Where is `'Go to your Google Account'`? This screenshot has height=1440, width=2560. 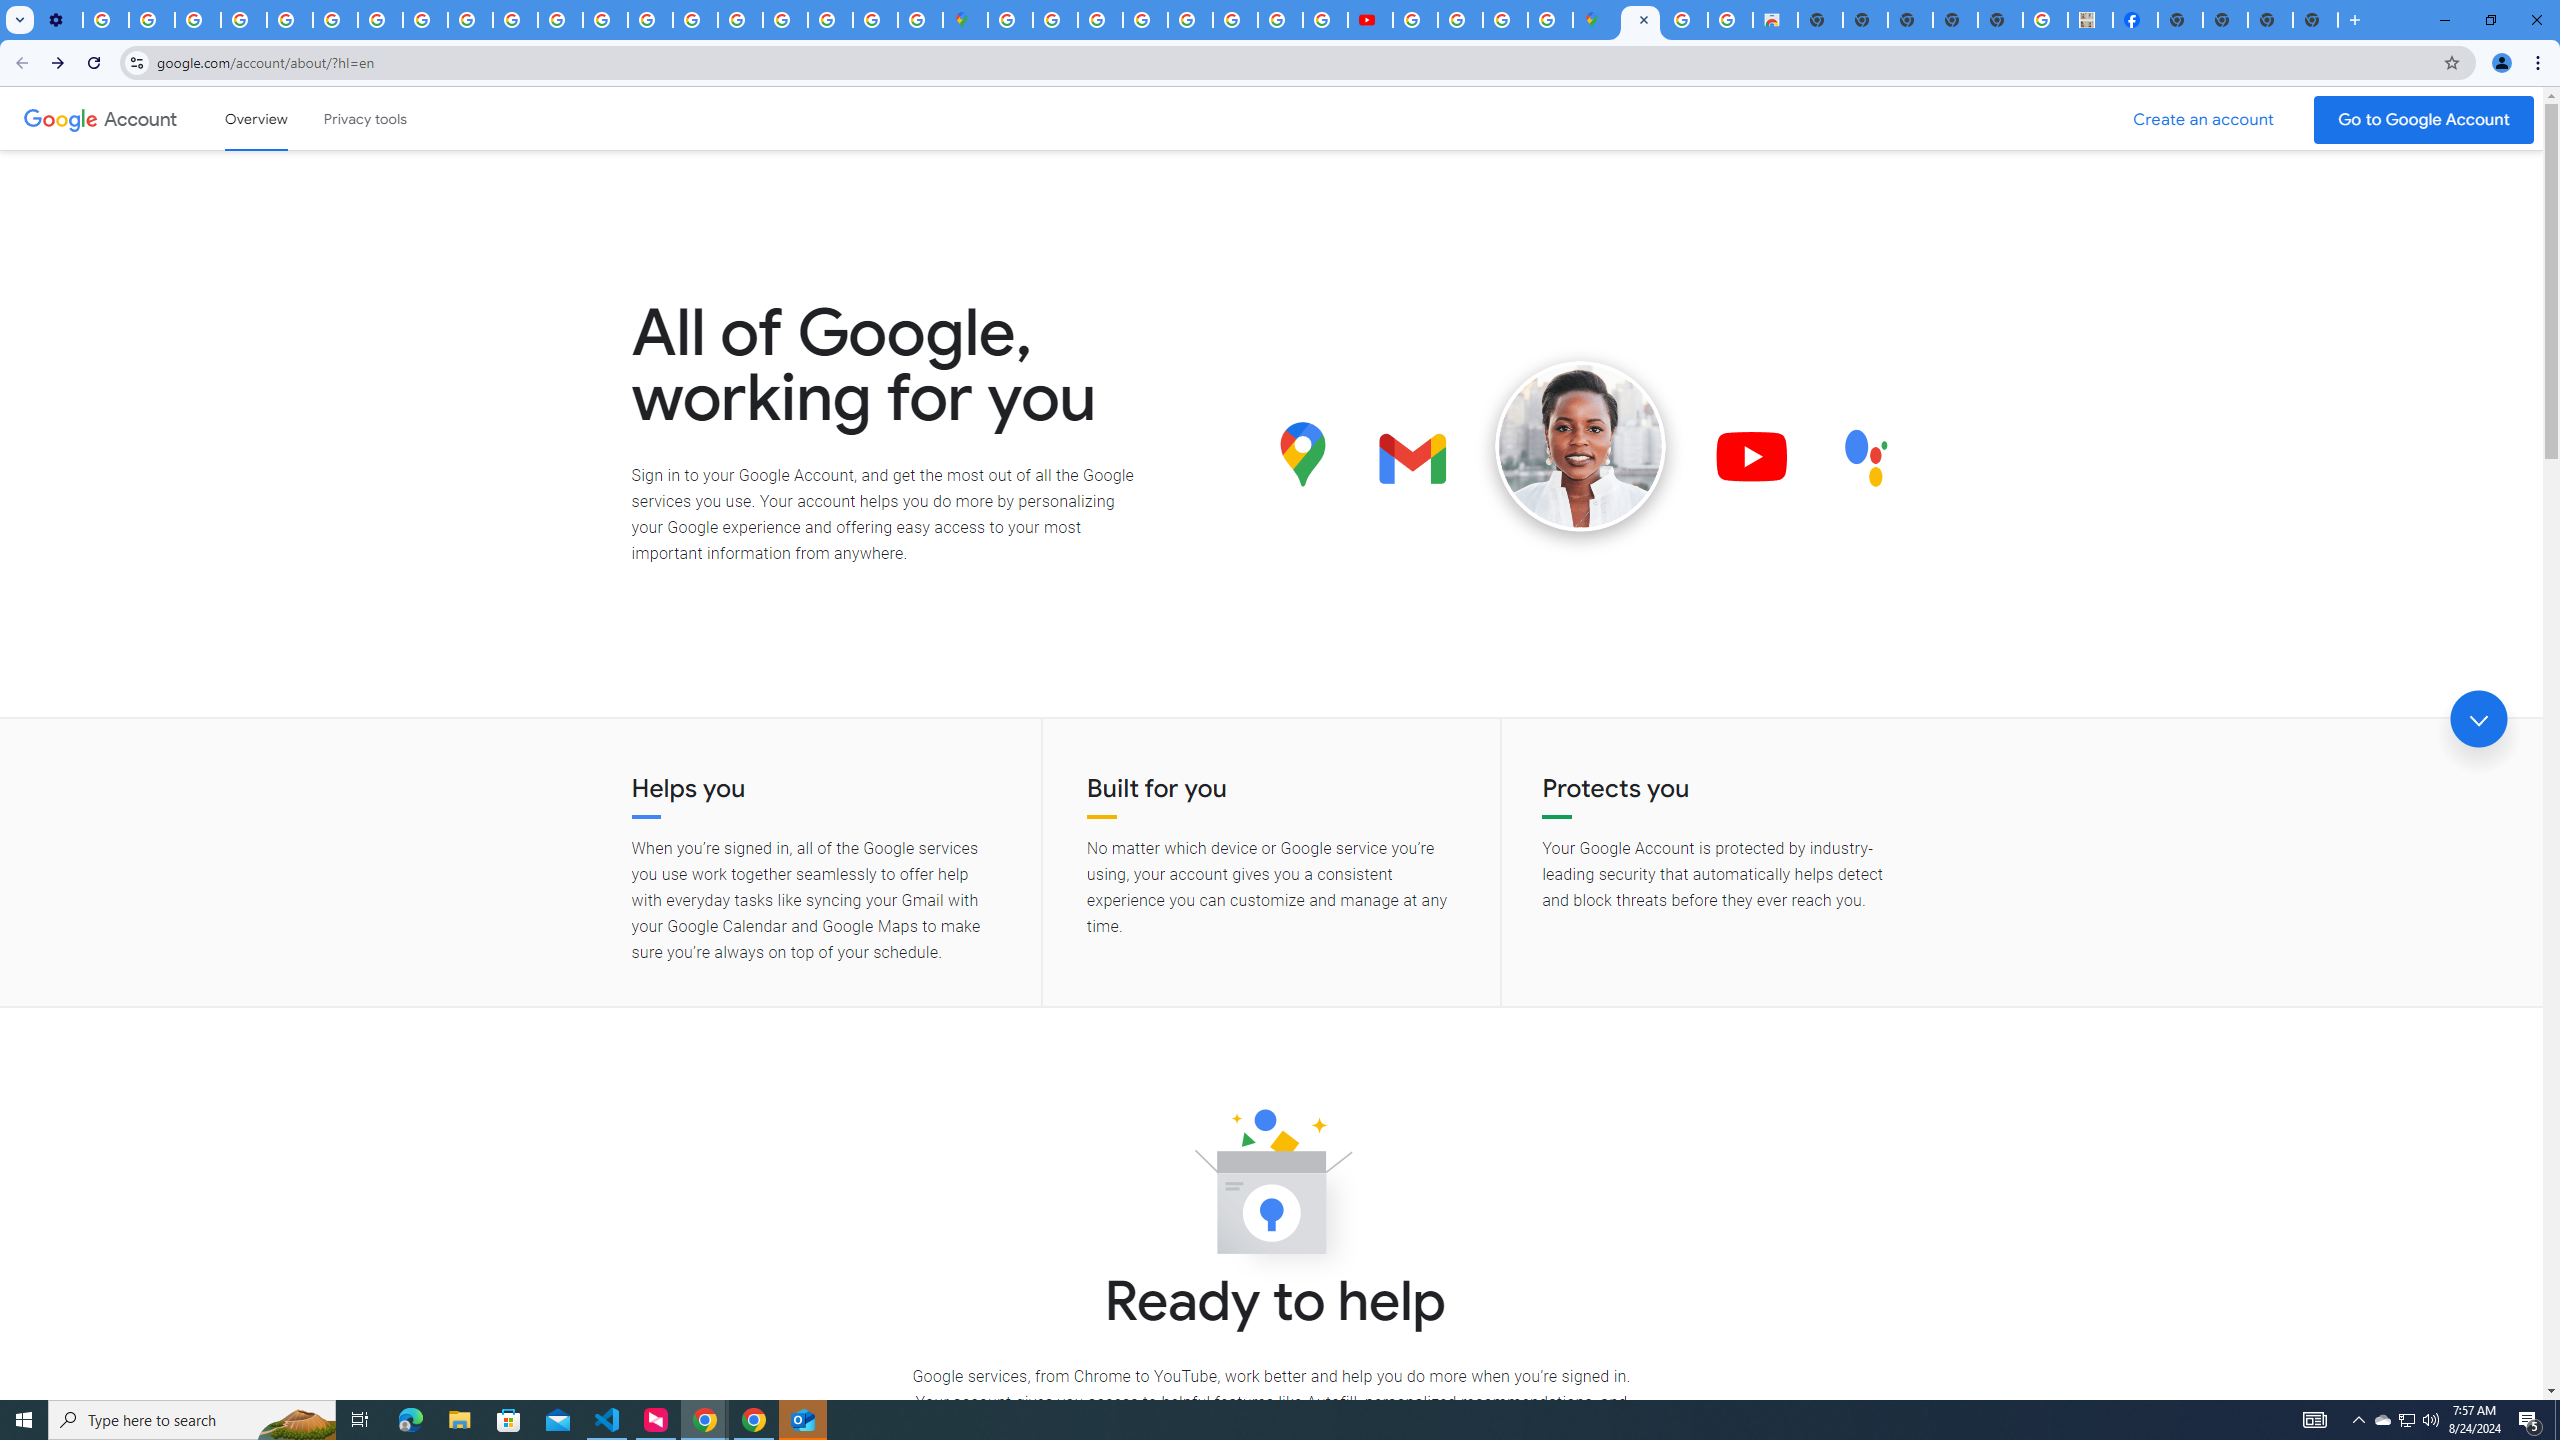 'Go to your Google Account' is located at coordinates (2424, 119).